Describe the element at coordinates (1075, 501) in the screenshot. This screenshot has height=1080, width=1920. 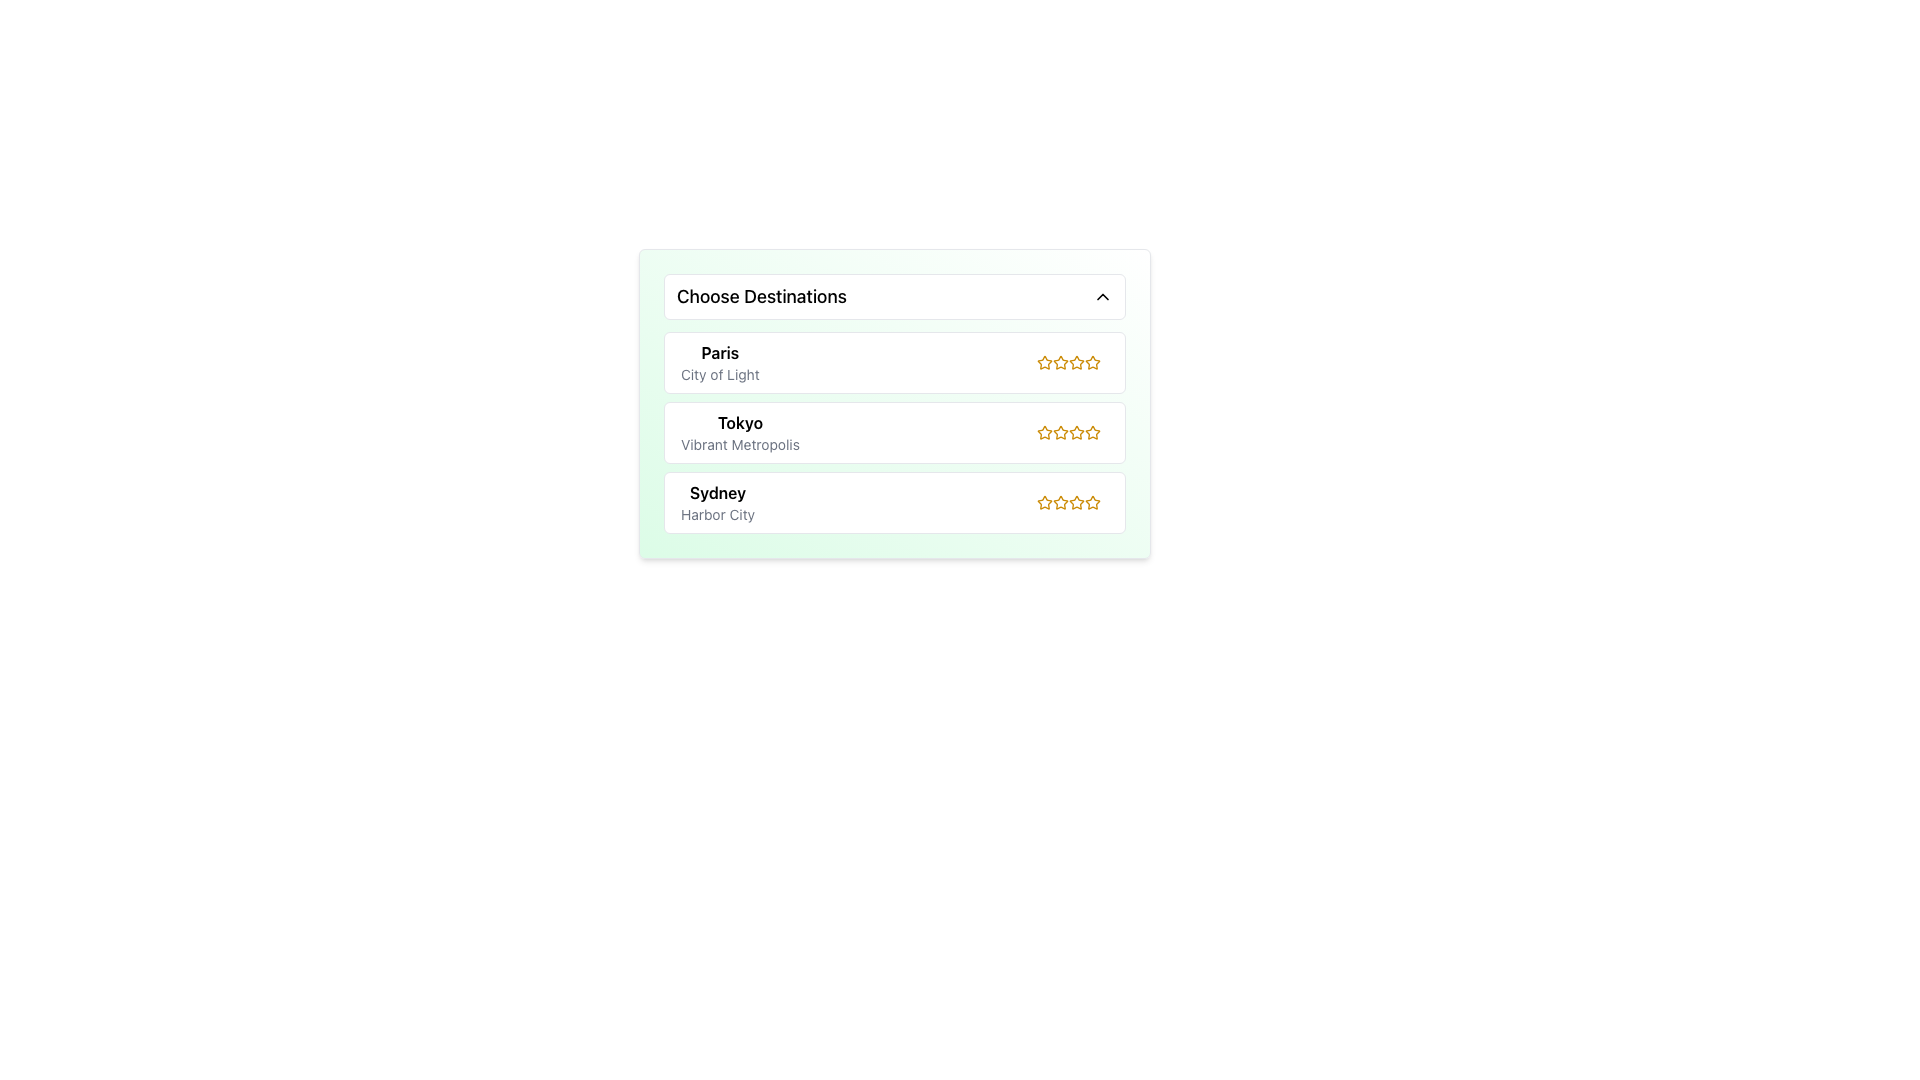
I see `the fifth star icon in the rating system for the 'Sydney' destination` at that location.